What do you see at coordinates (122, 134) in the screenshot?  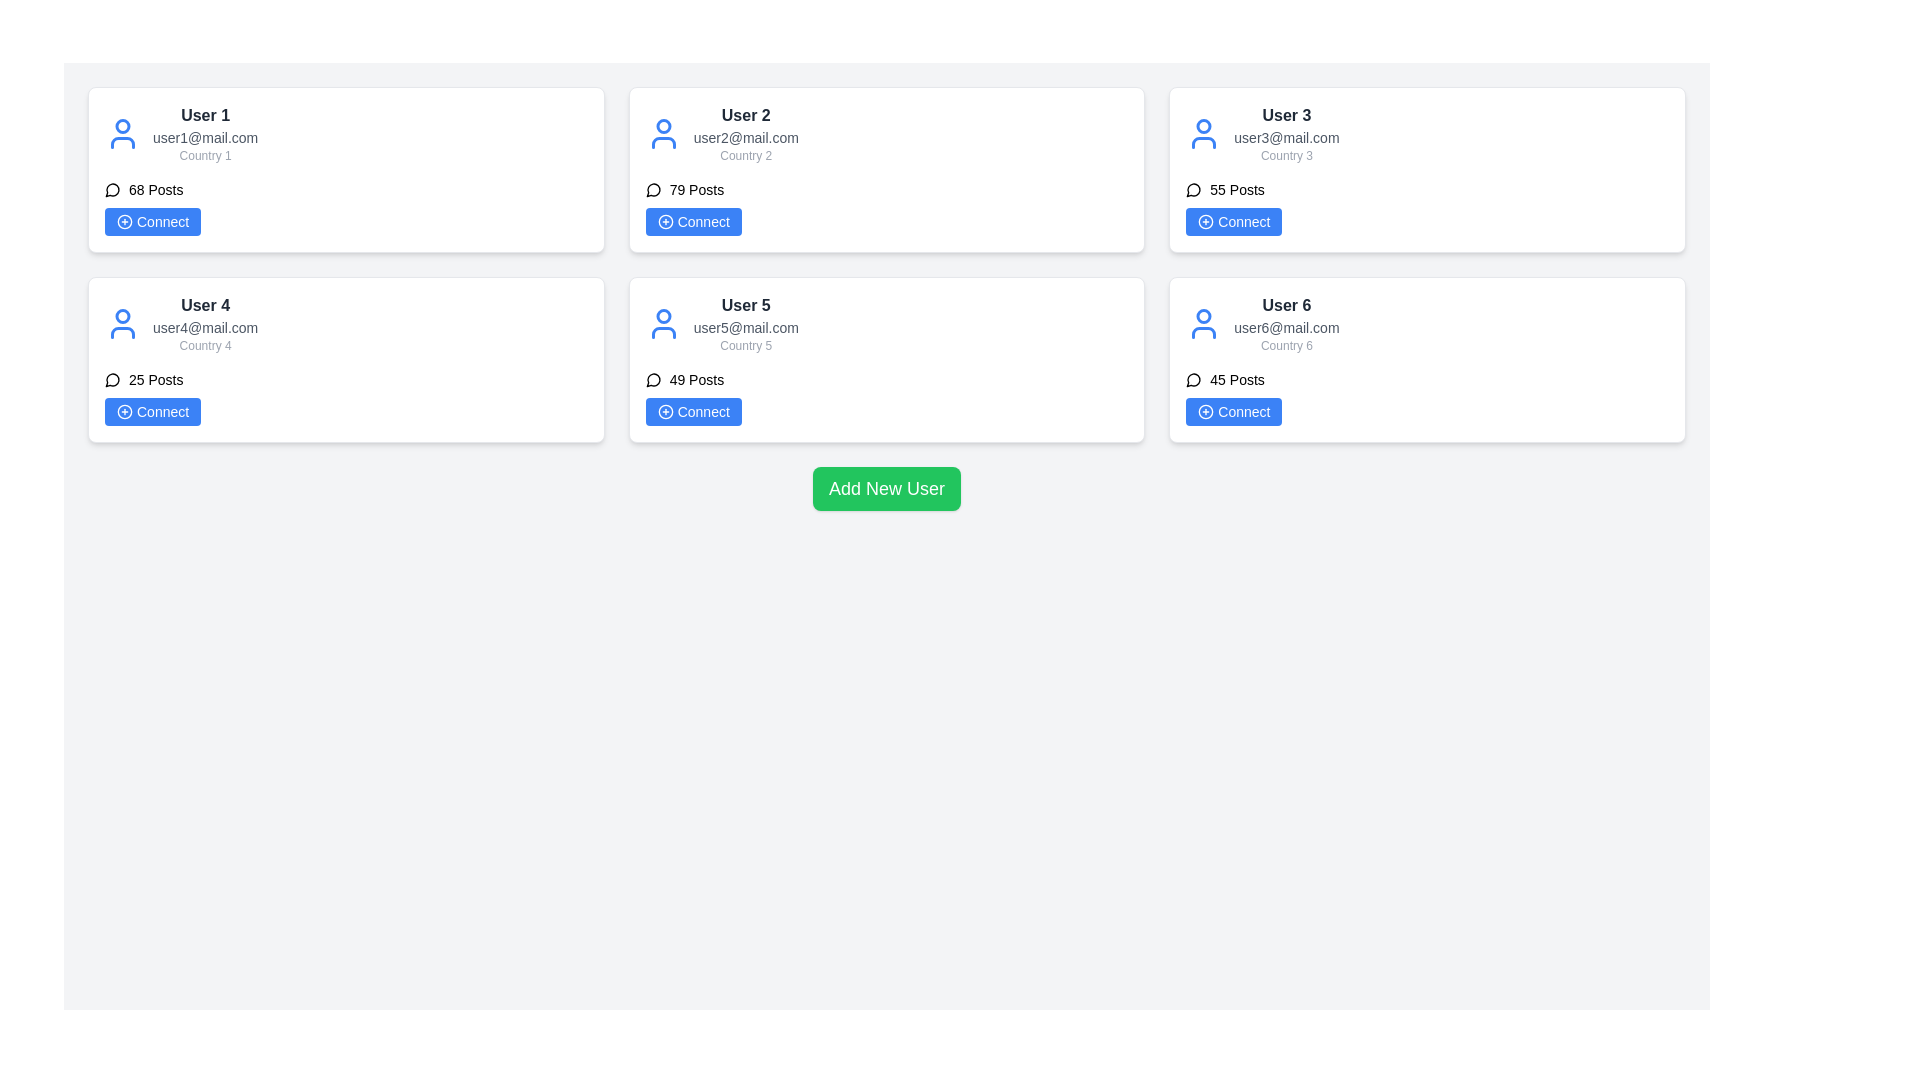 I see `the user profile icon located at the top-left corner of the card for 'User 1'` at bounding box center [122, 134].